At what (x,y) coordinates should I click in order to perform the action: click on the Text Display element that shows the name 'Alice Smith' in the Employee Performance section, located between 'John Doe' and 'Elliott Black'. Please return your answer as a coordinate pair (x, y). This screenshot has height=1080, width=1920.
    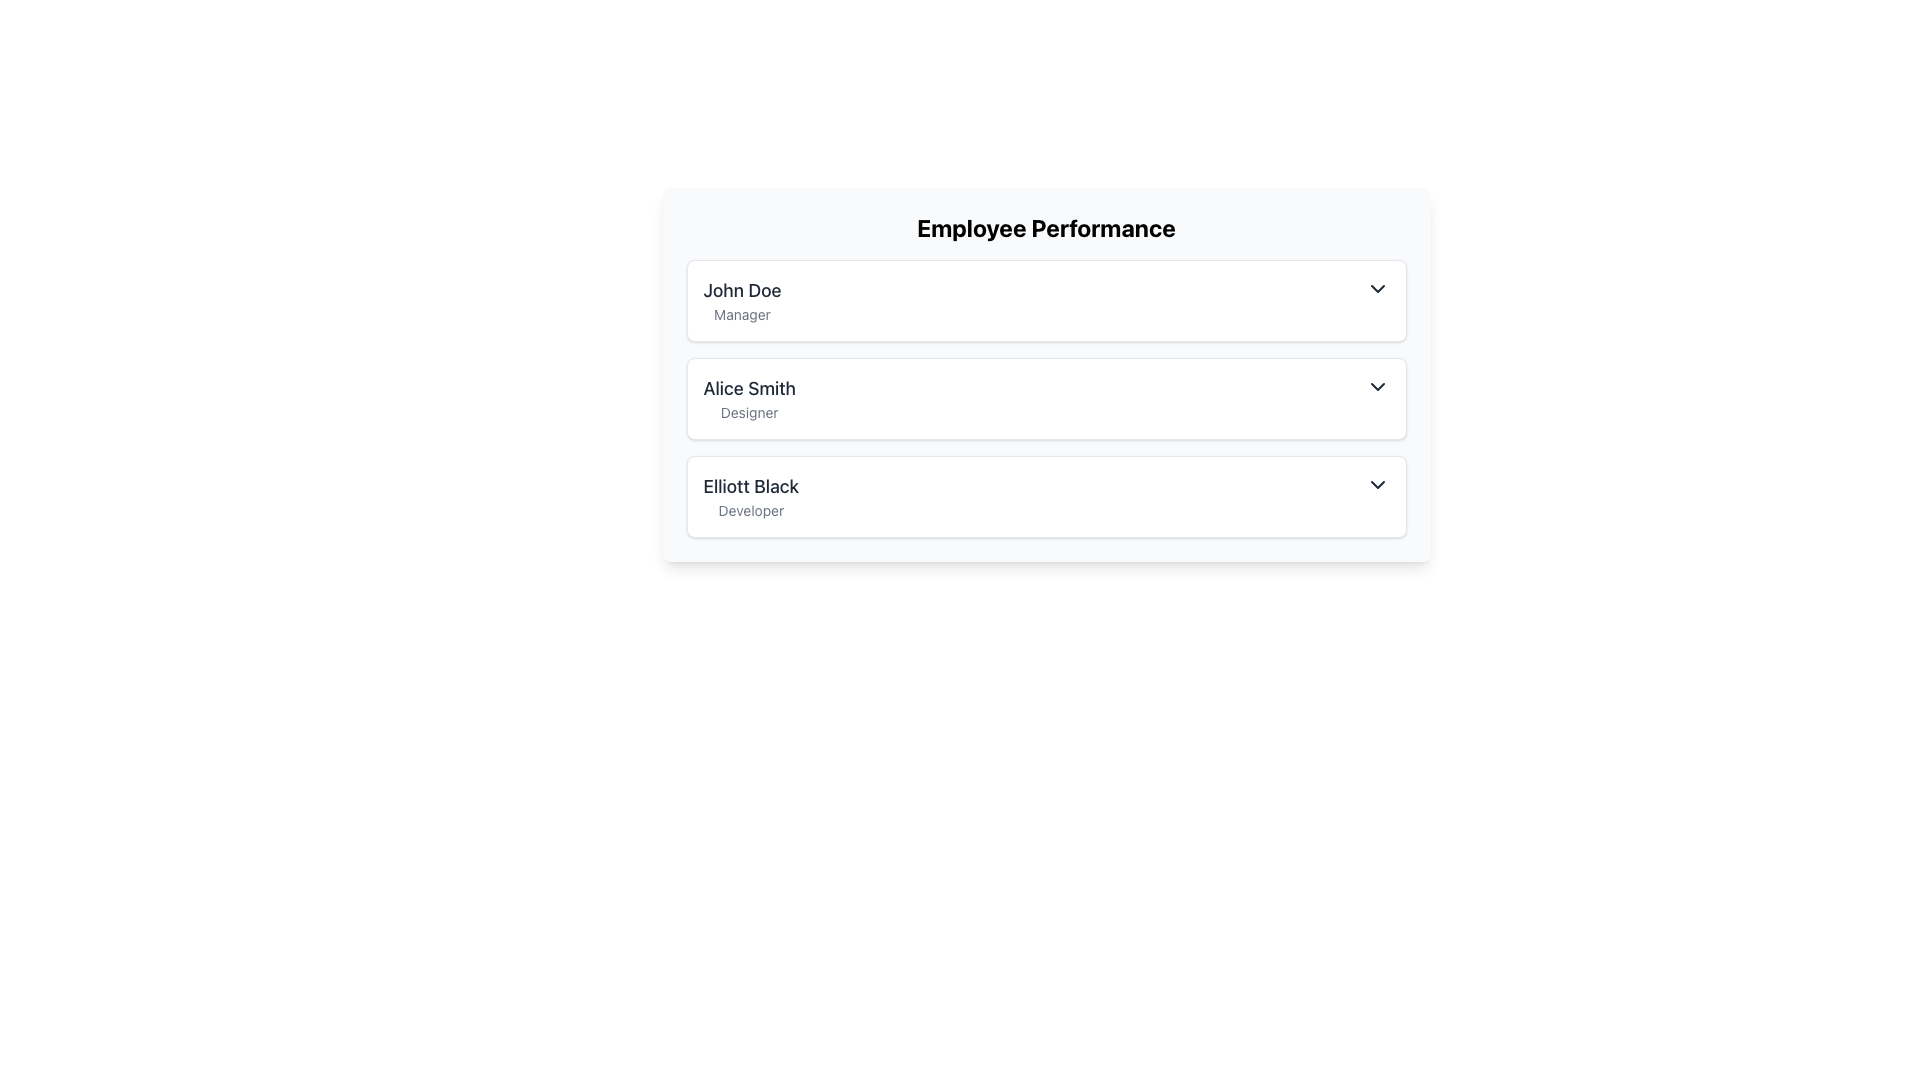
    Looking at the image, I should click on (748, 389).